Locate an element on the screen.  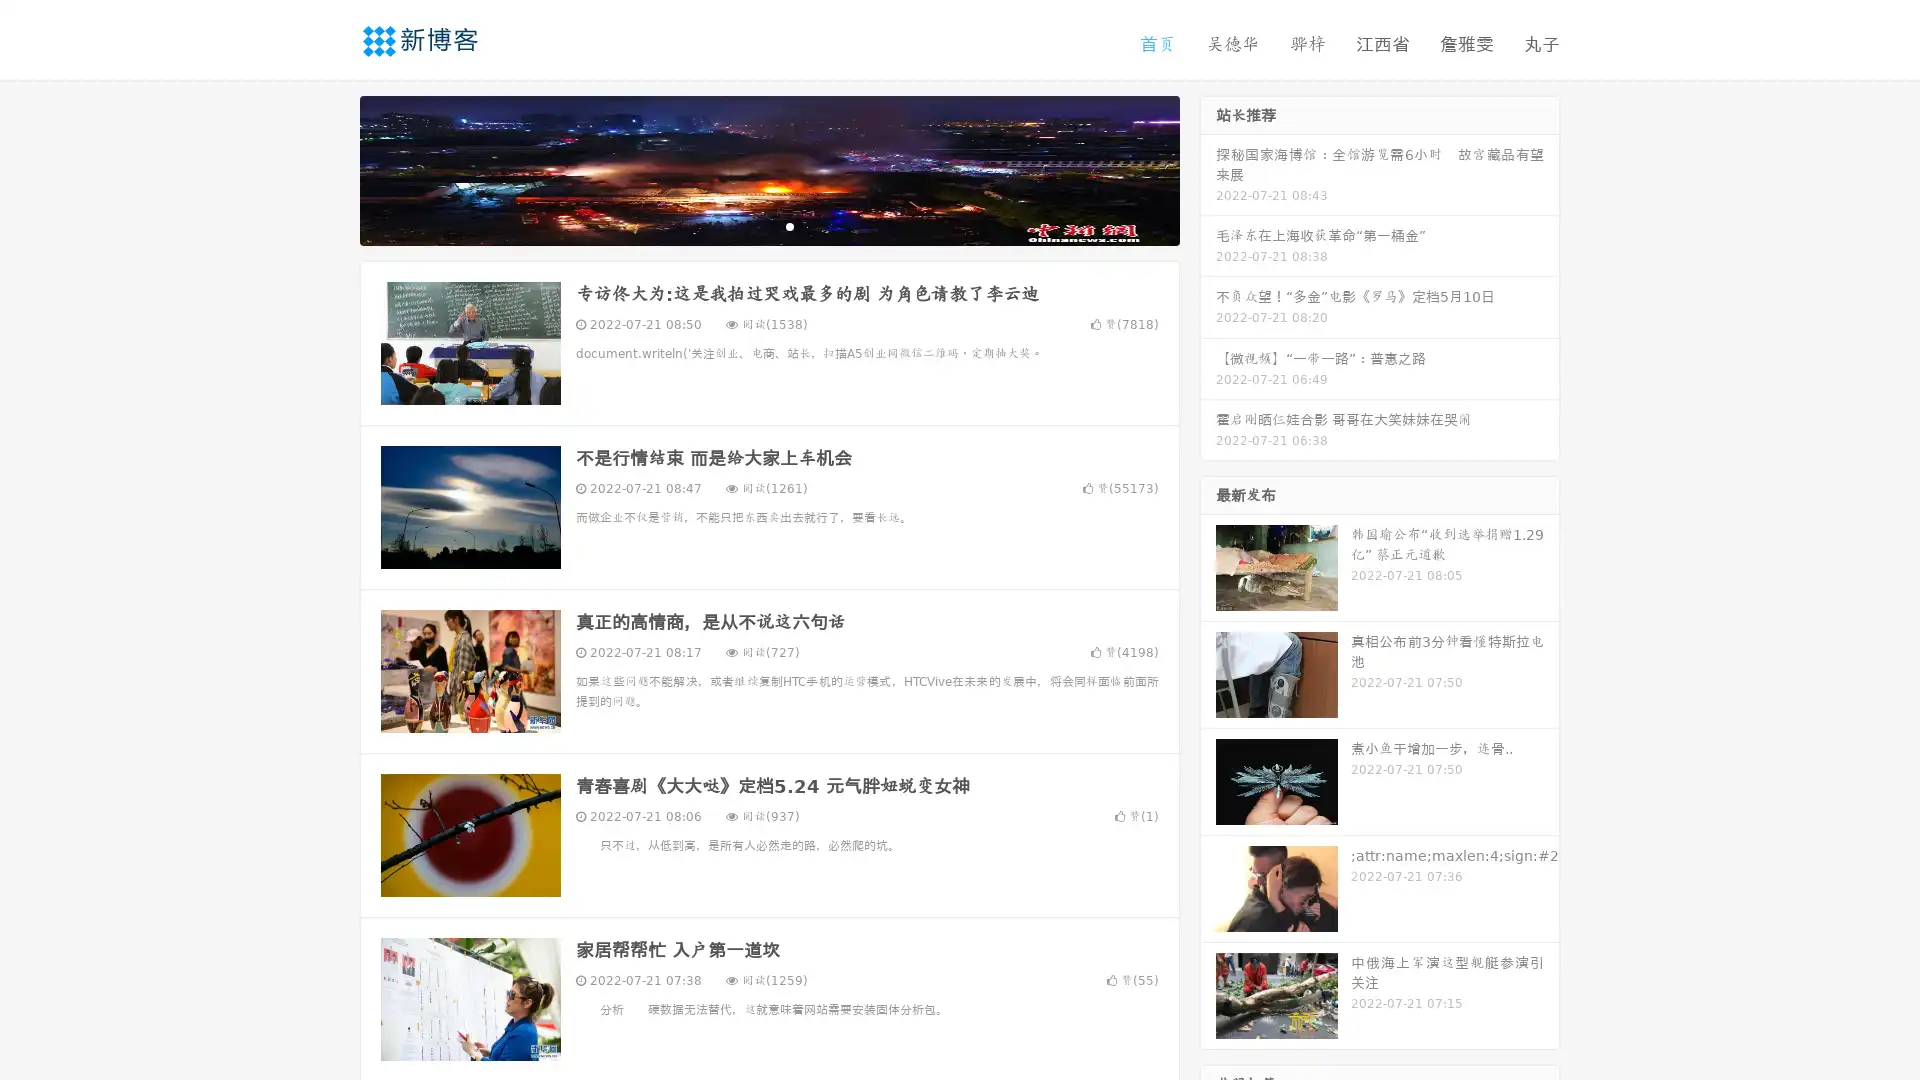
Next slide is located at coordinates (1208, 168).